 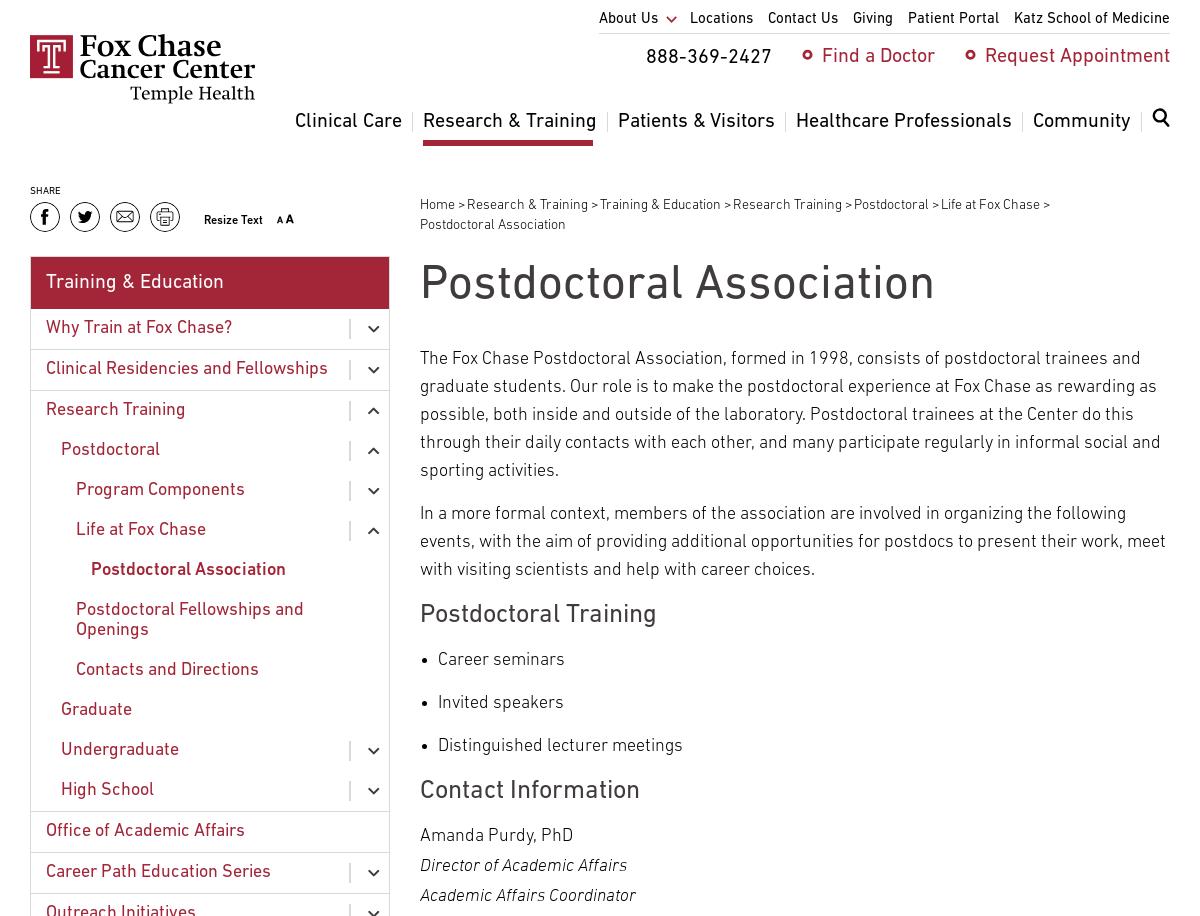 I want to click on 'Overview', so click(x=461, y=172).